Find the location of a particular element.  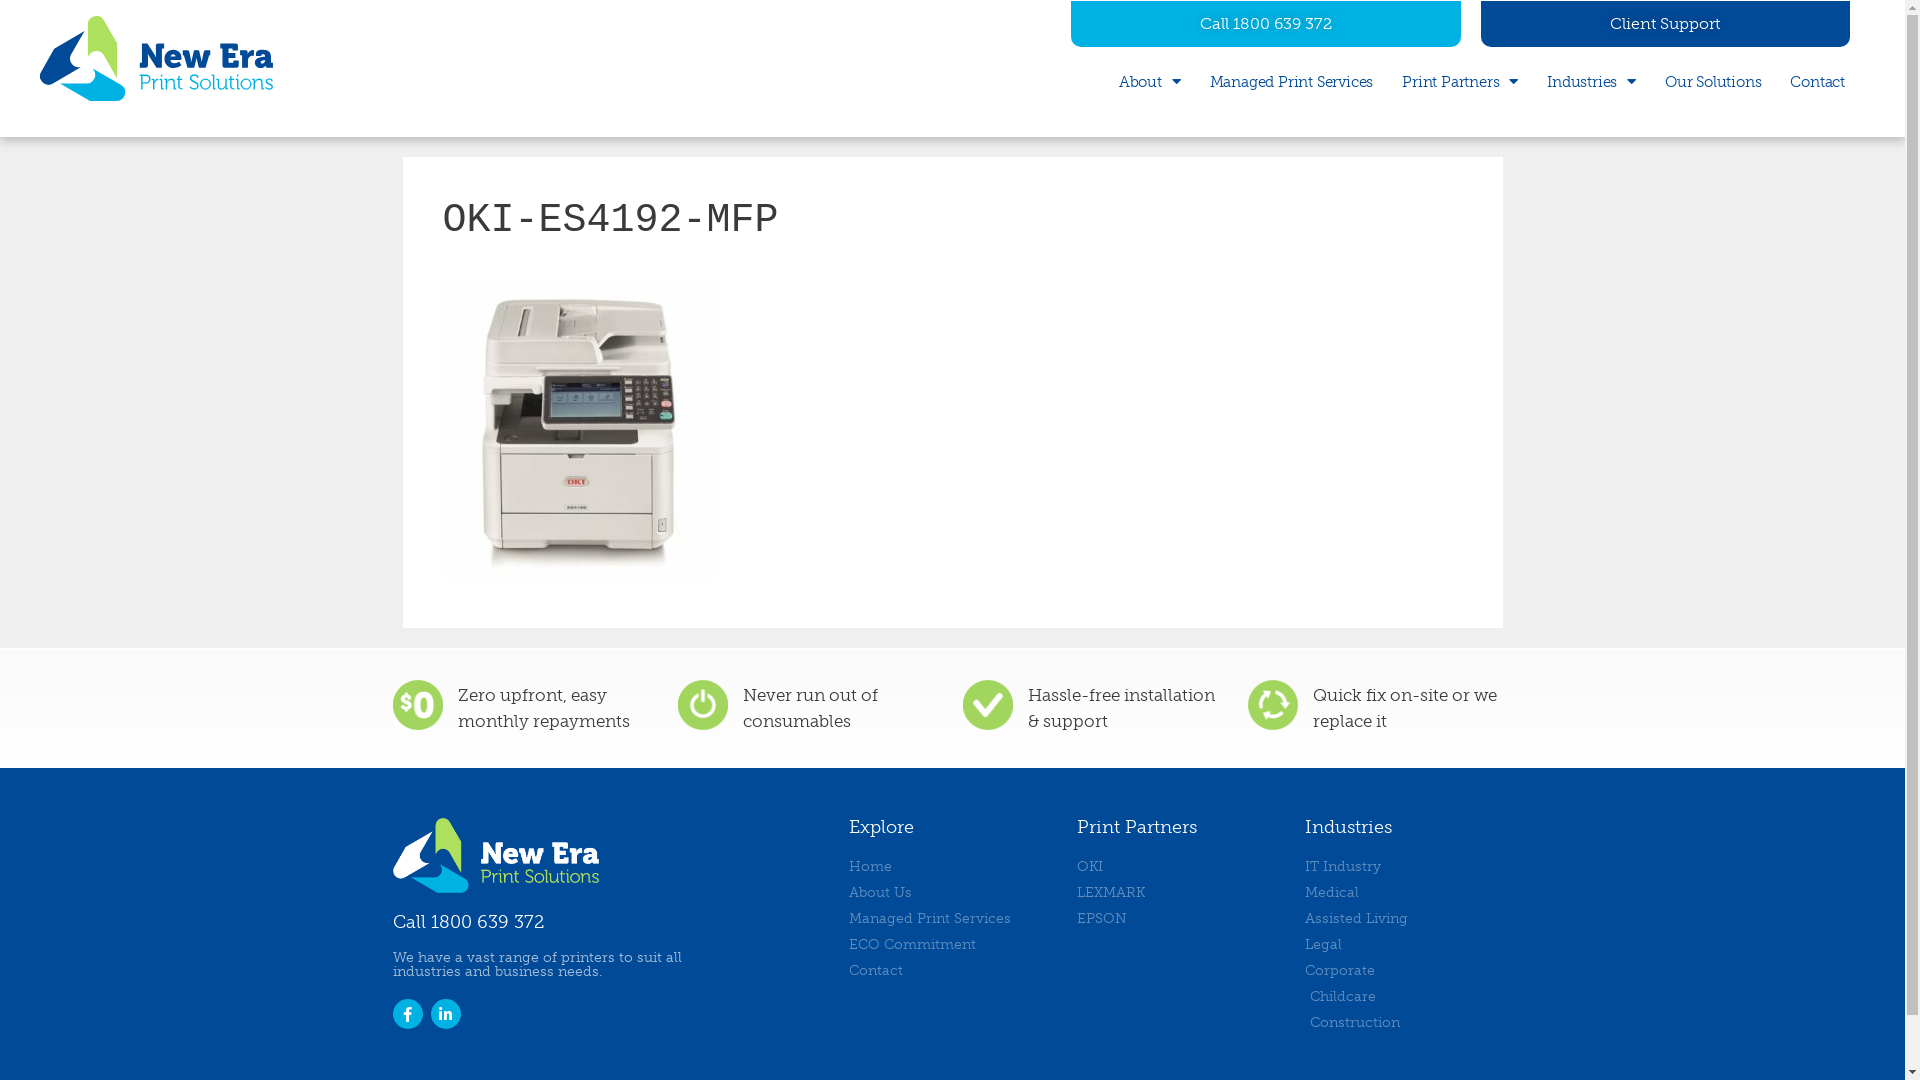

'IT Industry' is located at coordinates (1304, 865).